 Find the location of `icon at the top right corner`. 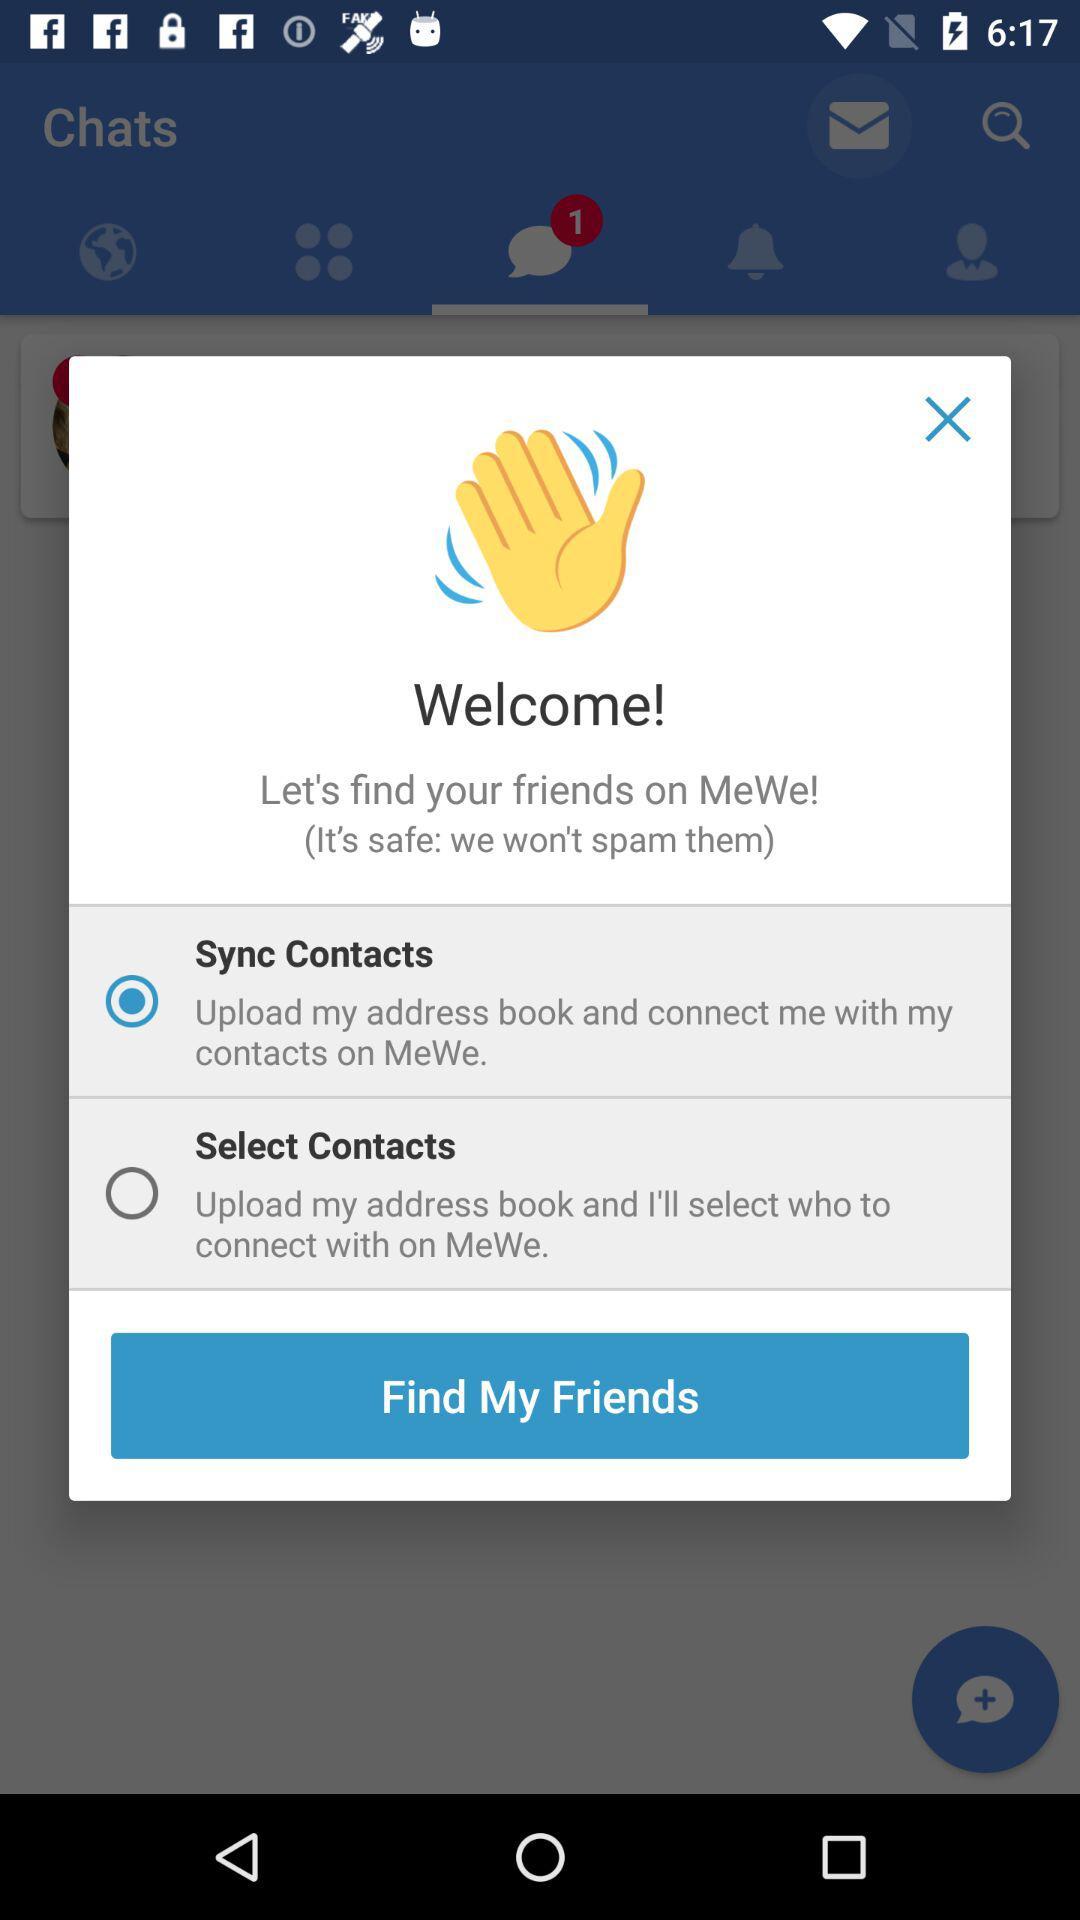

icon at the top right corner is located at coordinates (947, 418).